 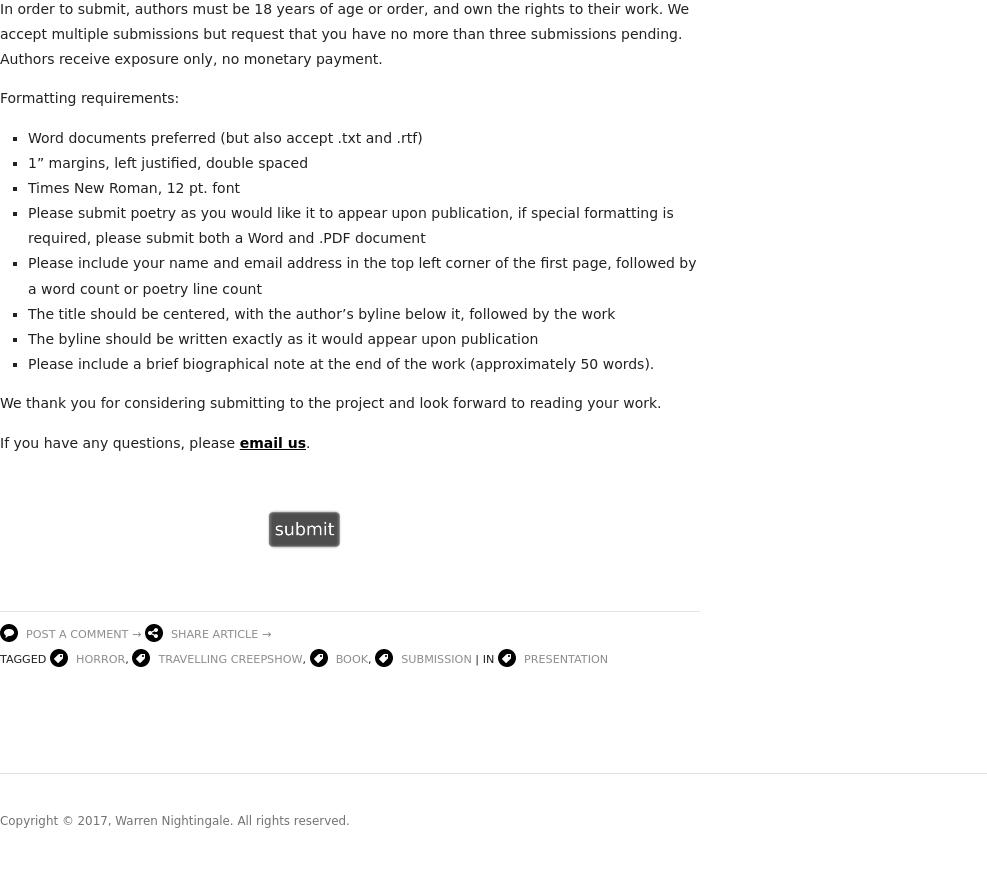 I want to click on 'Please include a brief biographical note at the end of the work (approximately 50 words).', so click(x=27, y=363).